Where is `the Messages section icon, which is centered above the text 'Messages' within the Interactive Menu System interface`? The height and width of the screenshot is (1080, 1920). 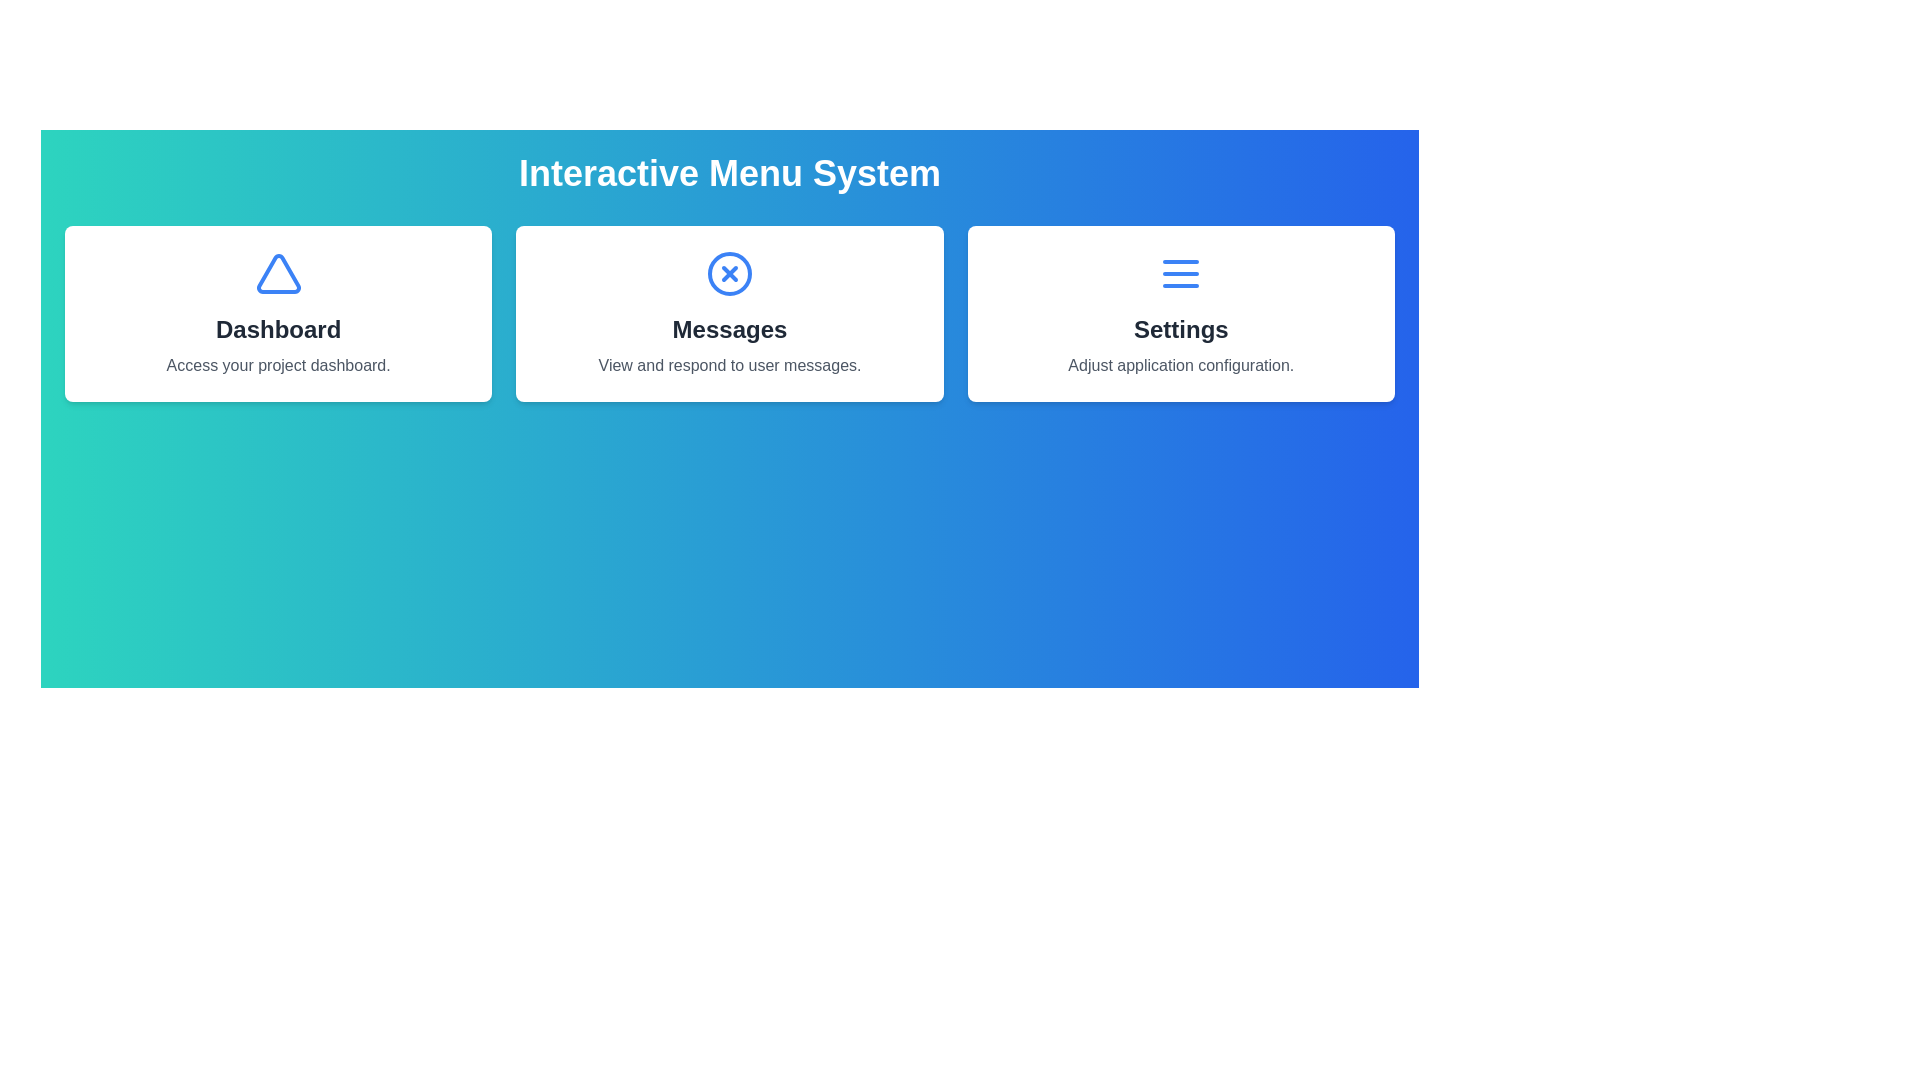
the Messages section icon, which is centered above the text 'Messages' within the Interactive Menu System interface is located at coordinates (728, 273).